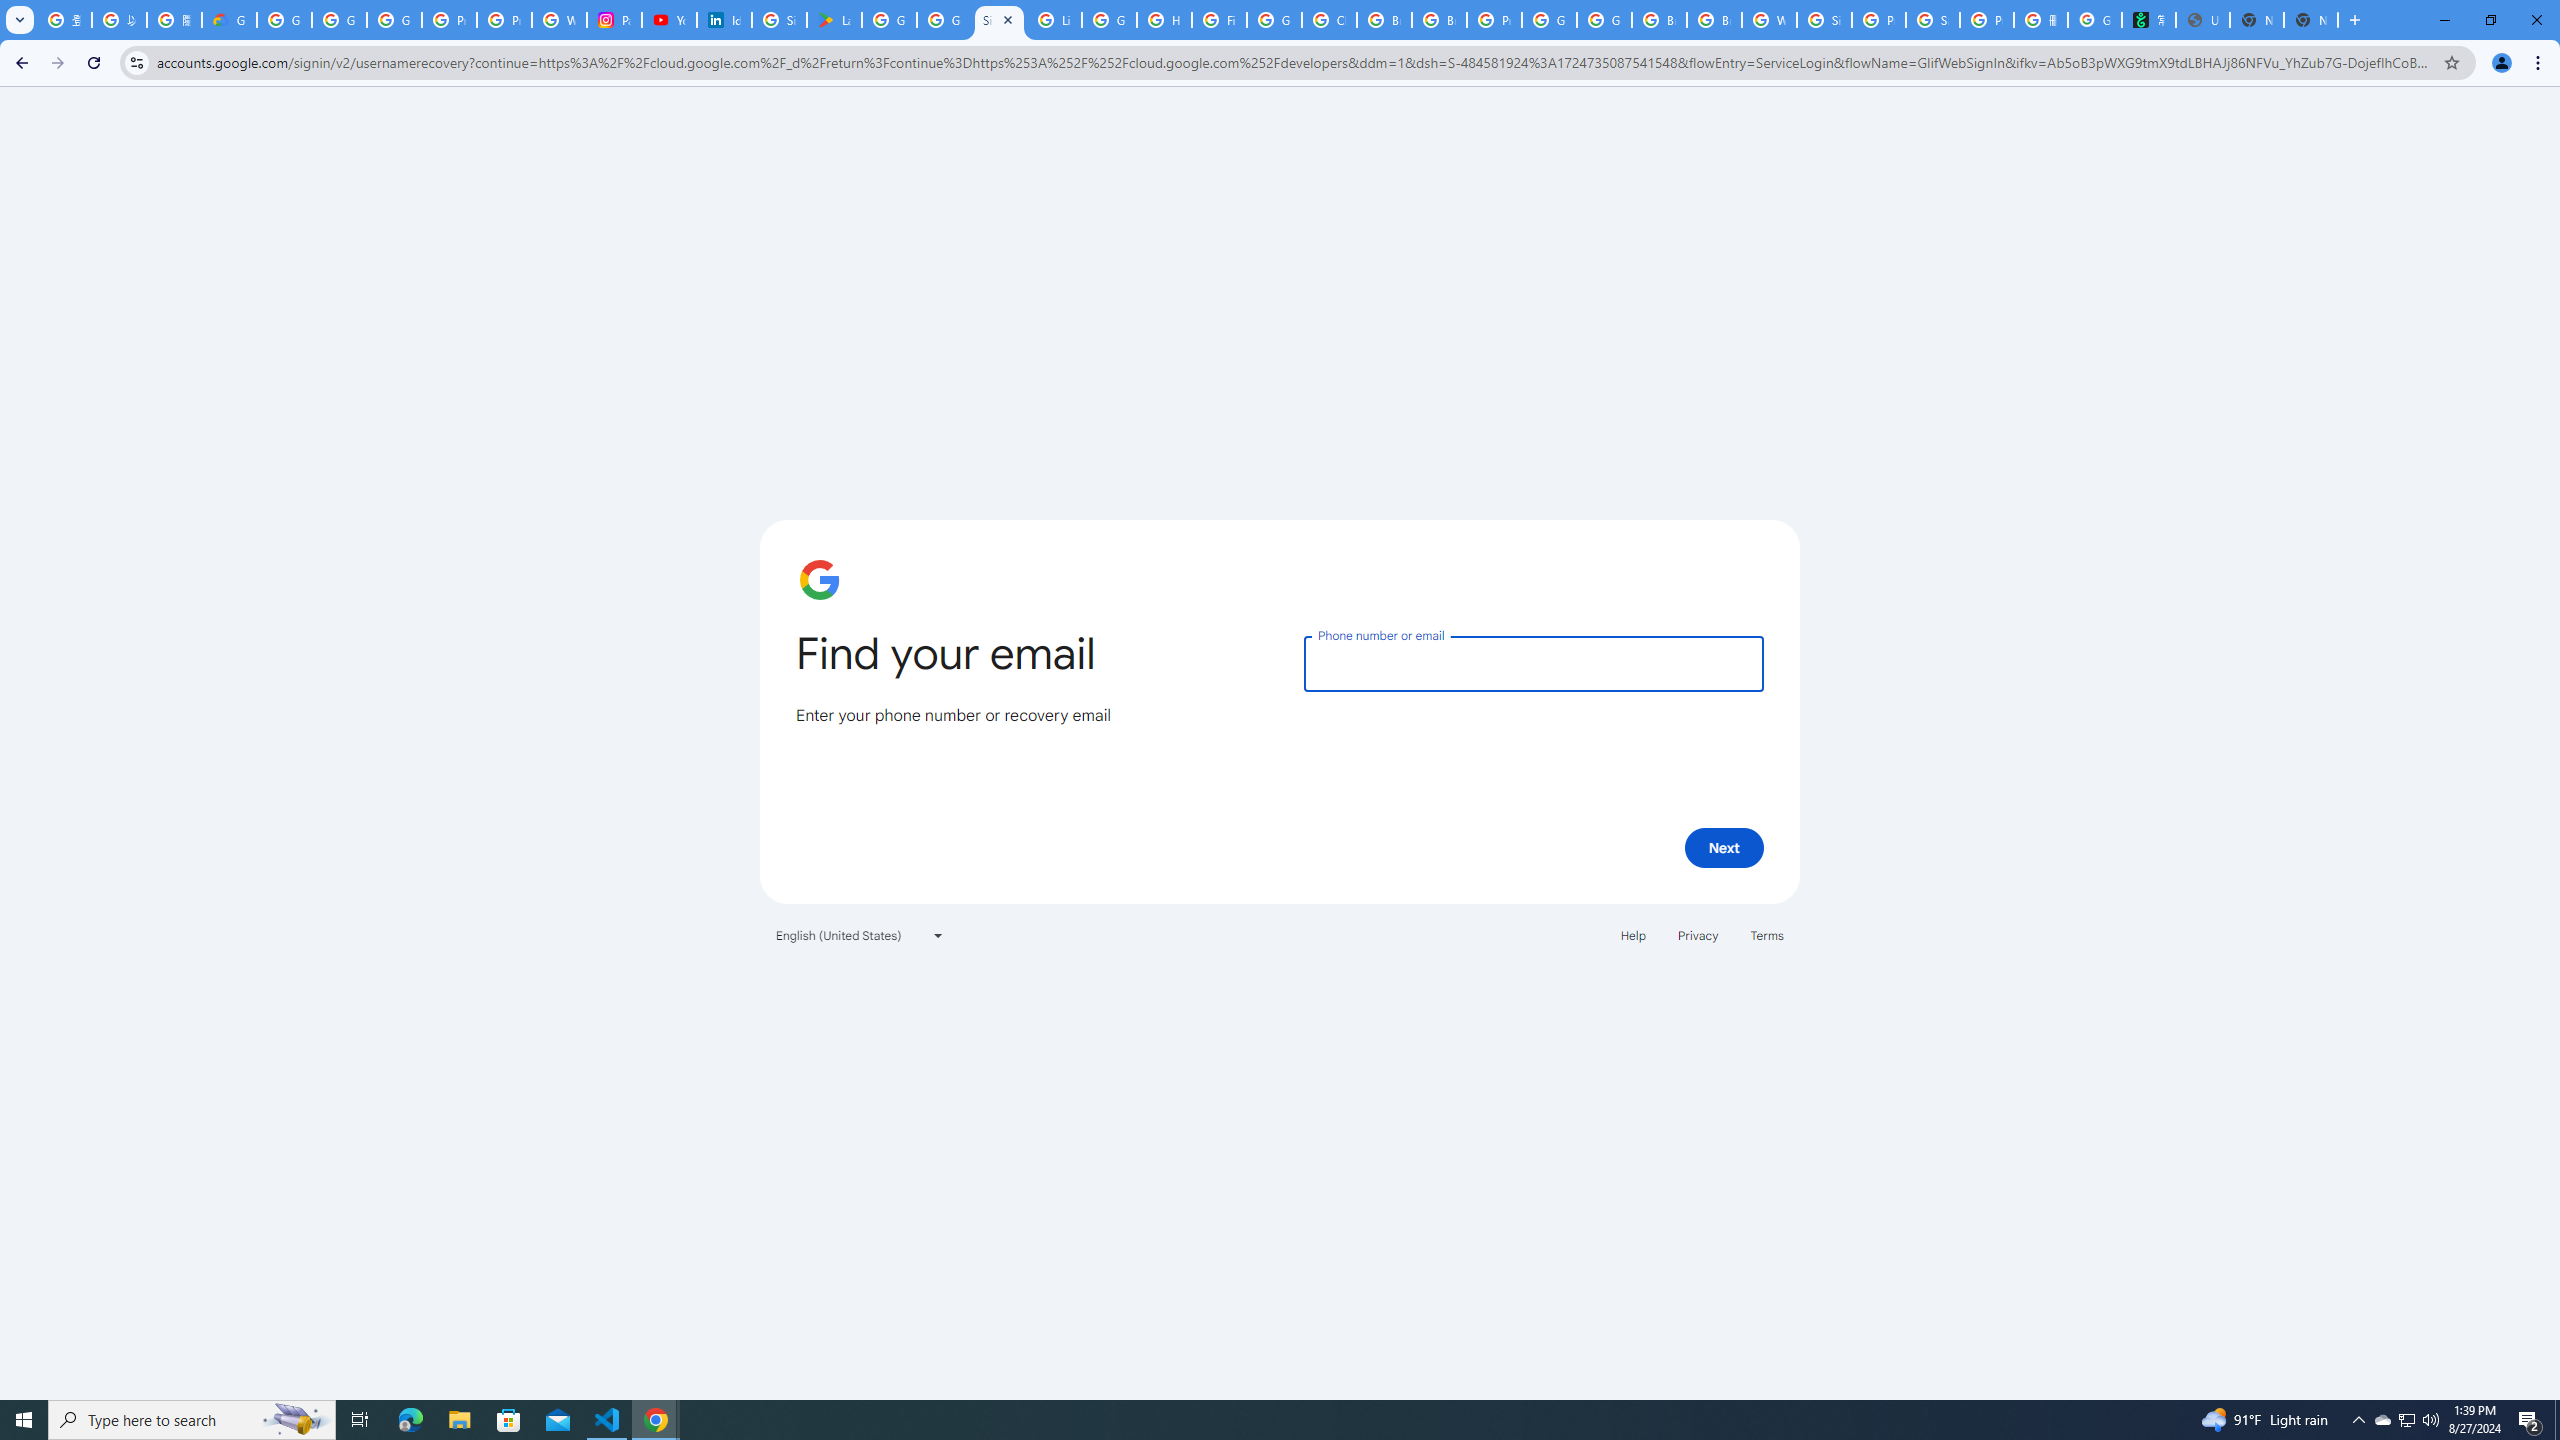 The height and width of the screenshot is (1440, 2560). What do you see at coordinates (833, 19) in the screenshot?
I see `'Last Shelter: Survival - Apps on Google Play'` at bounding box center [833, 19].